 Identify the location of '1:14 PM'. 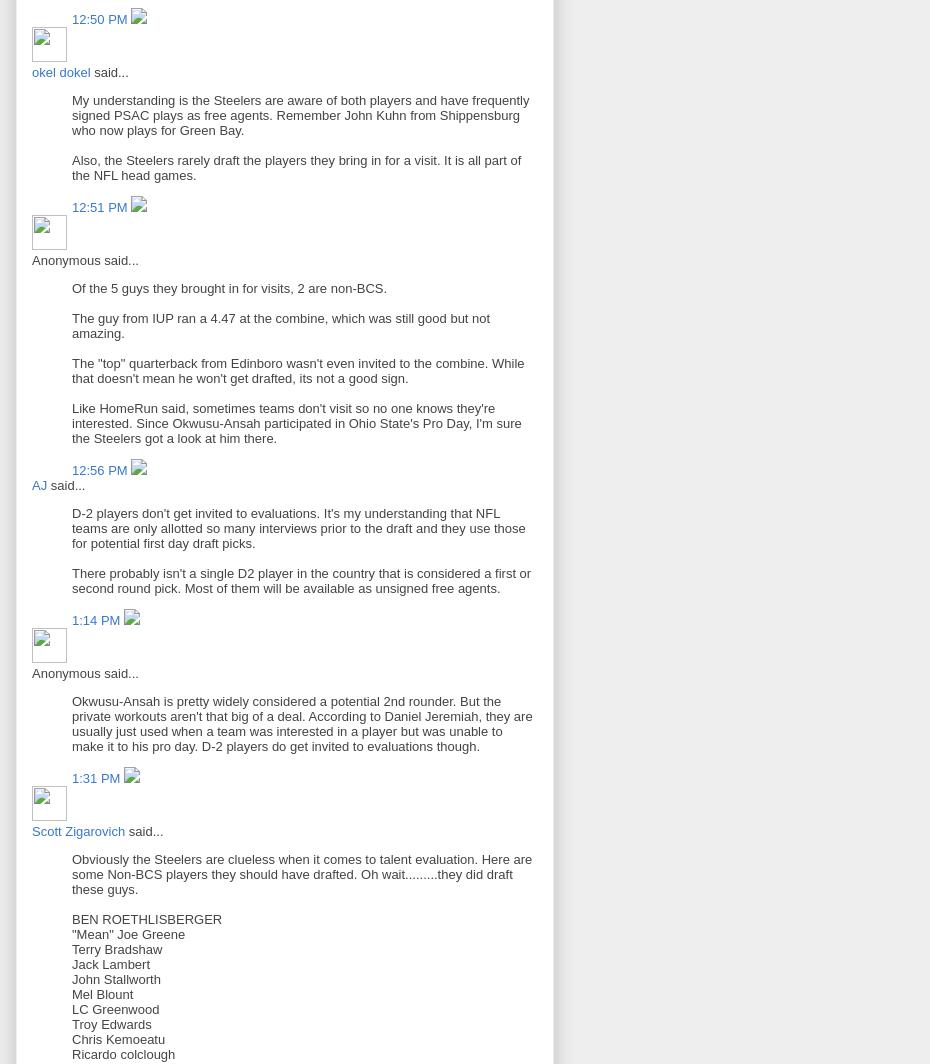
(98, 620).